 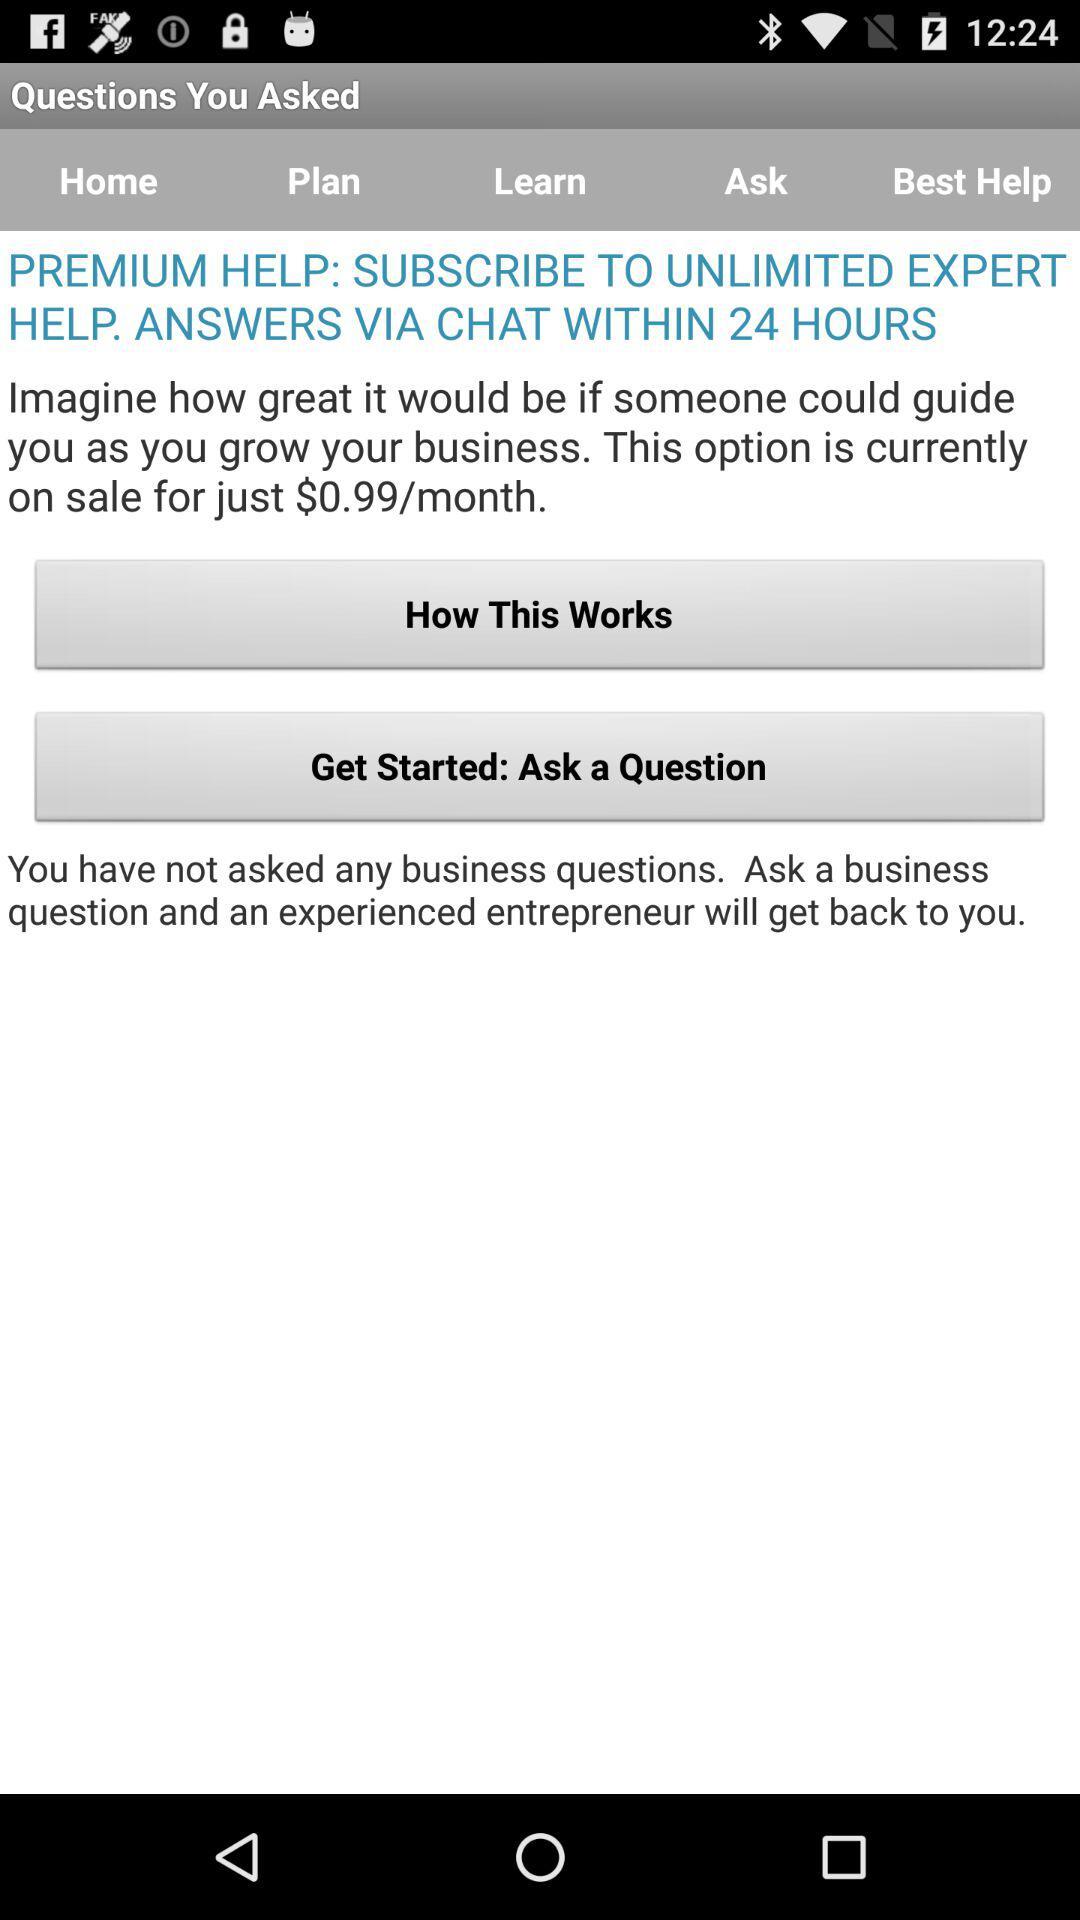 I want to click on the home, so click(x=108, y=180).